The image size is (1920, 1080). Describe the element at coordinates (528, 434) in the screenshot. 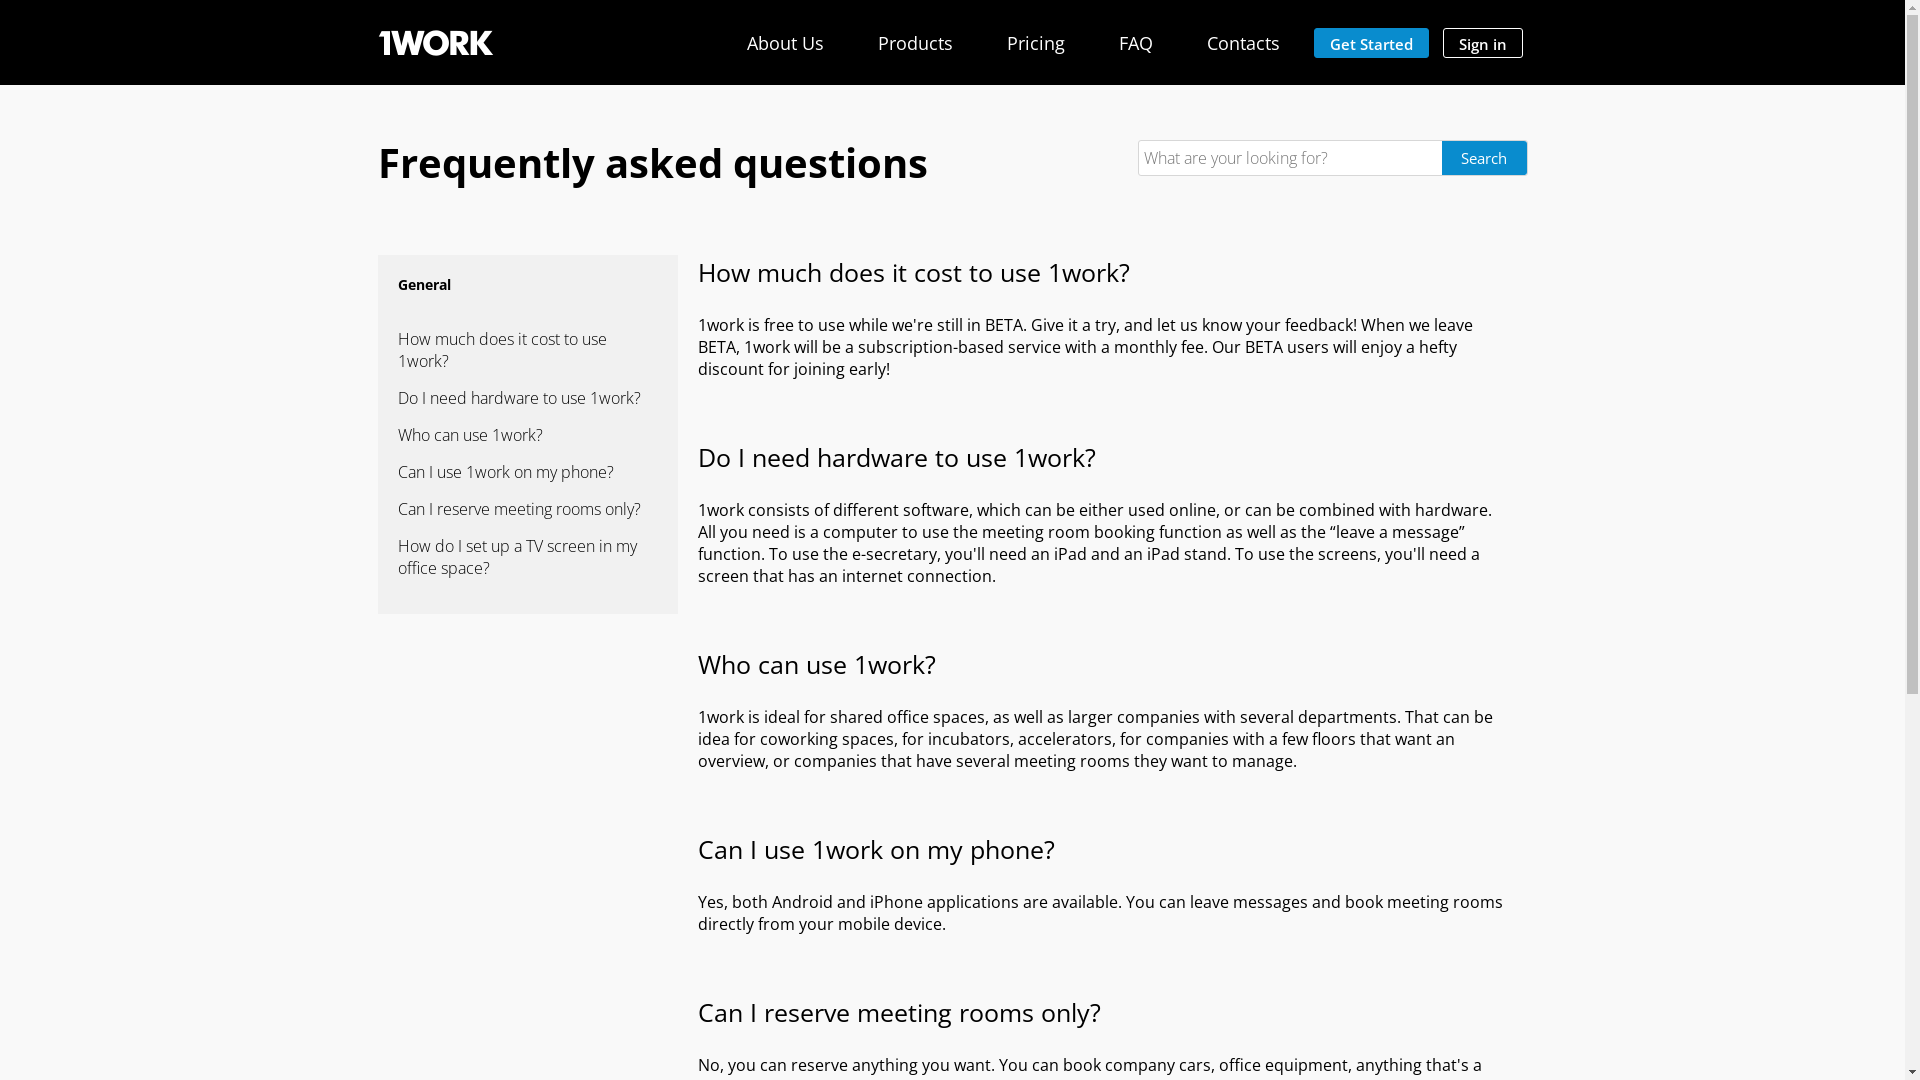

I see `'Who can use 1work?'` at that location.